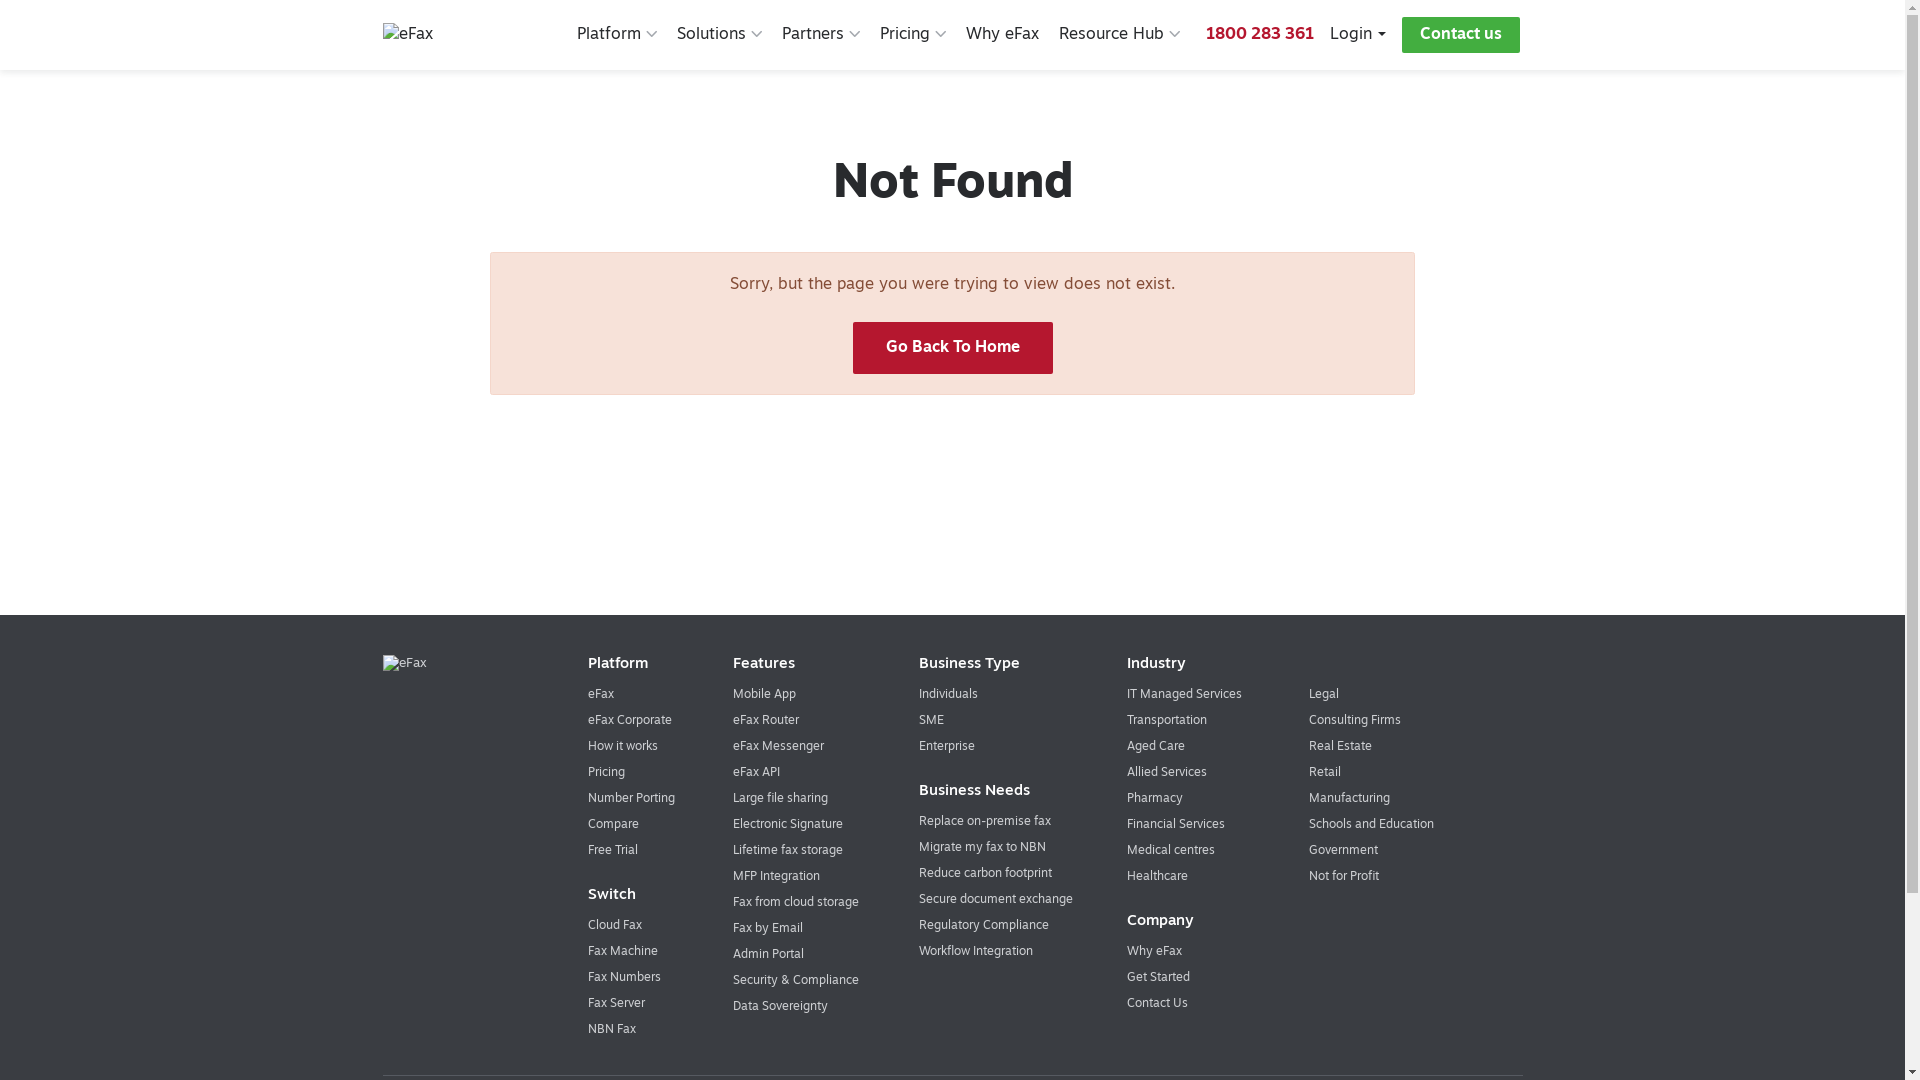 The height and width of the screenshot is (1080, 1920). I want to click on 'Solutions', so click(676, 34).